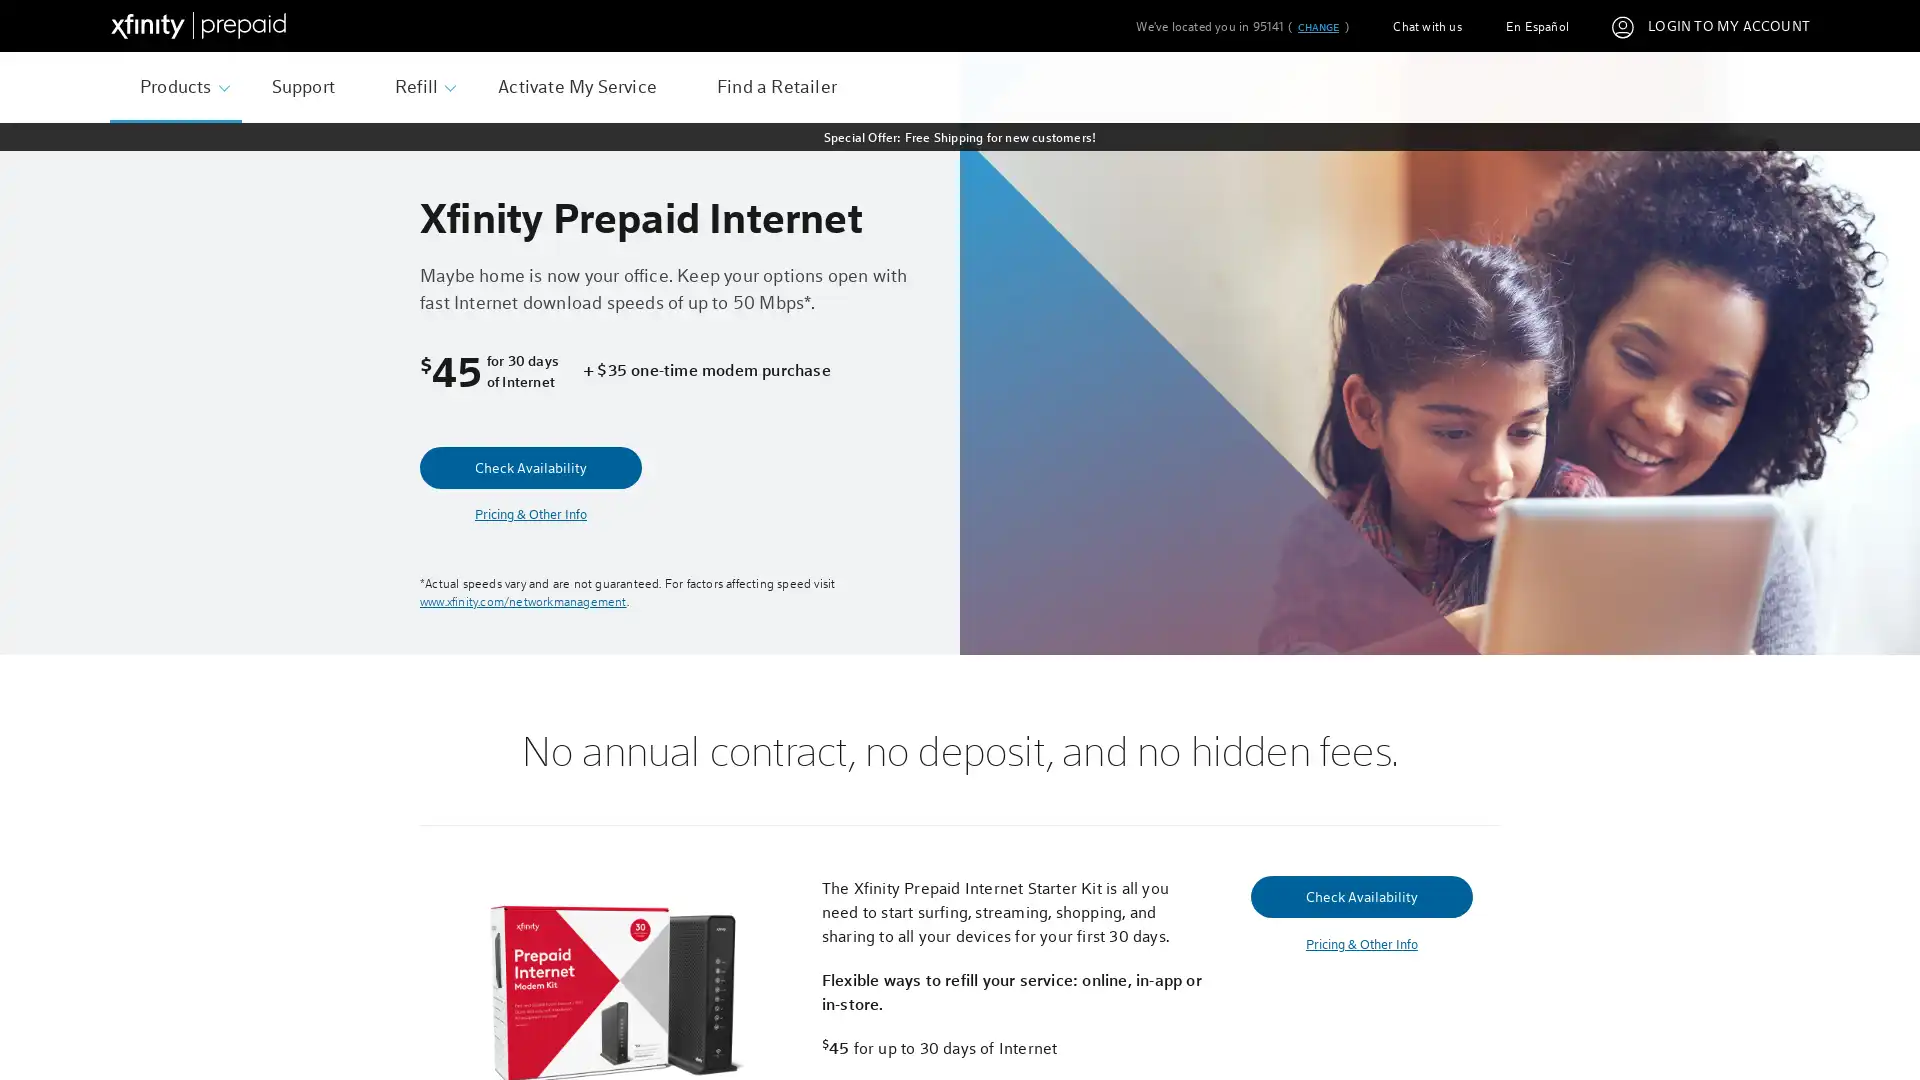  Describe the element at coordinates (1360, 944) in the screenshot. I see `Pricing & Other Info` at that location.